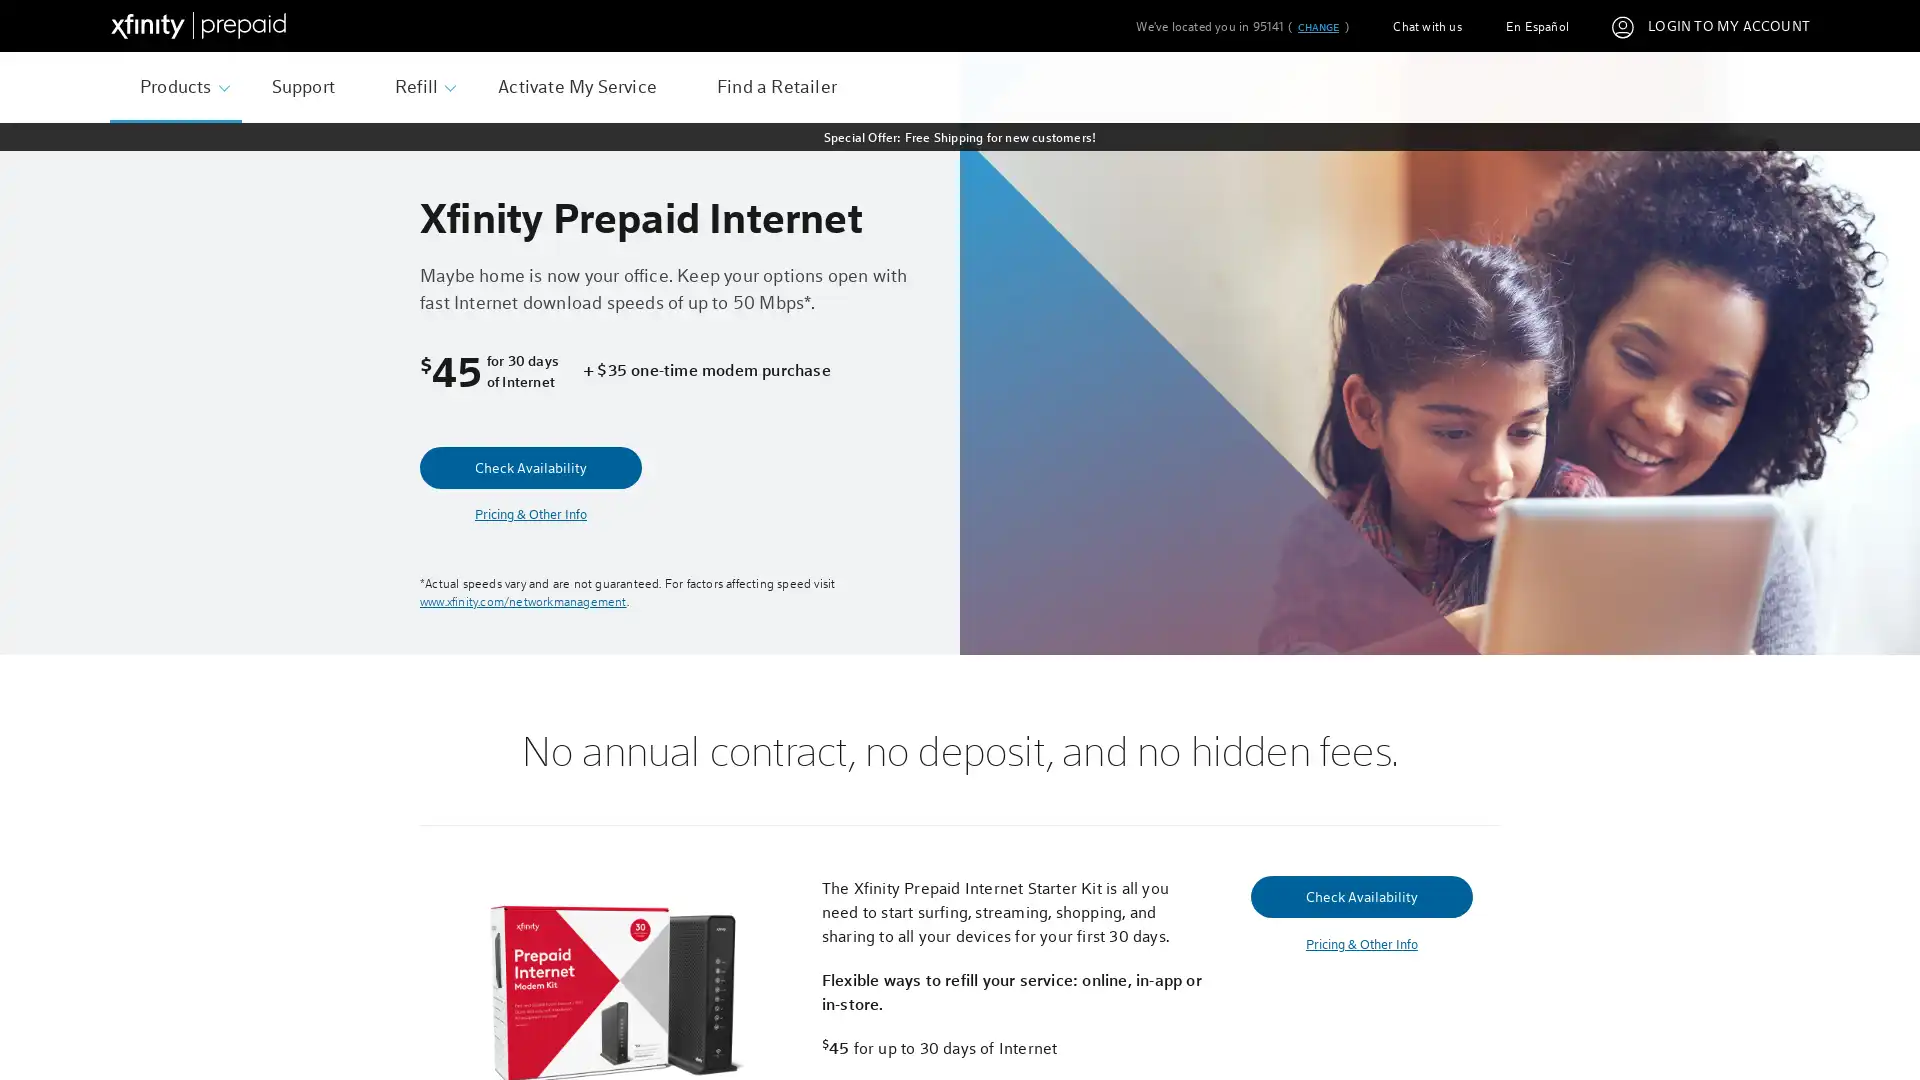  Describe the element at coordinates (1360, 944) in the screenshot. I see `Pricing & Other Info` at that location.